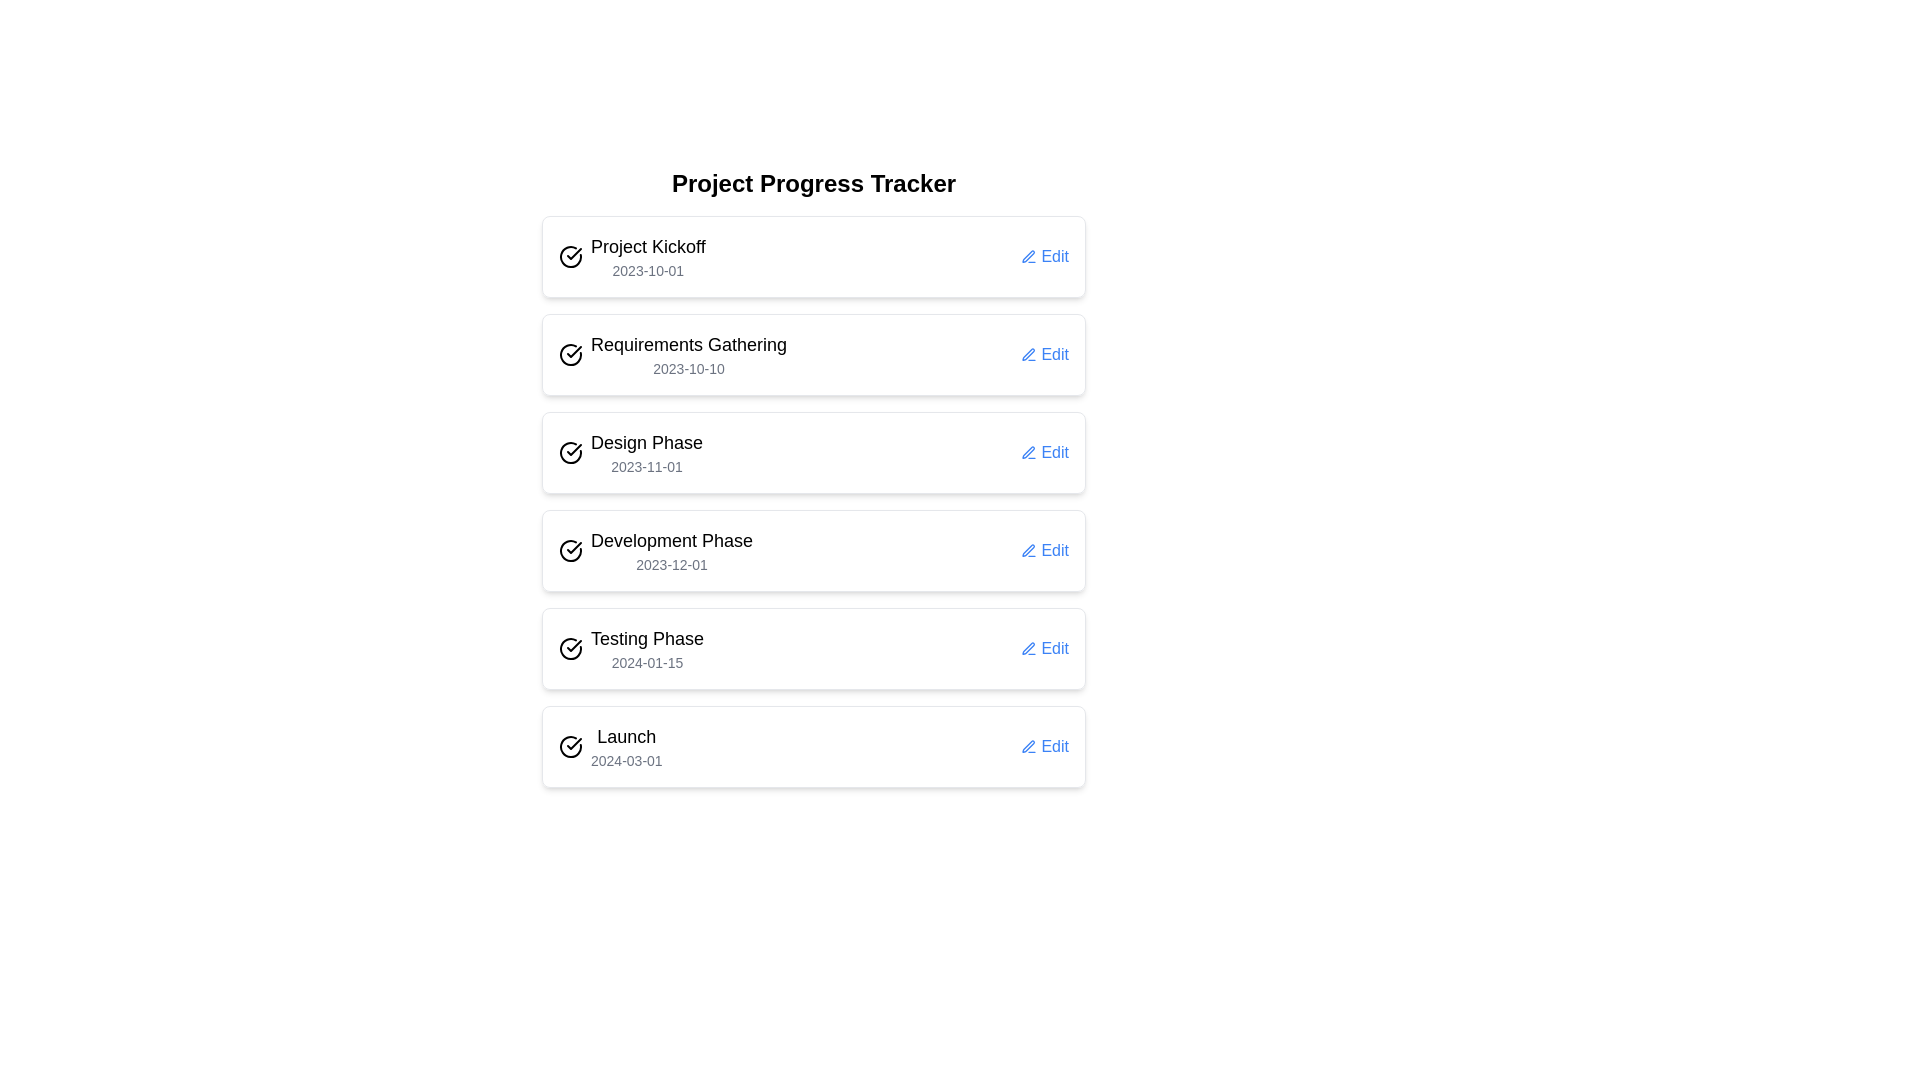 This screenshot has width=1920, height=1080. What do you see at coordinates (1044, 648) in the screenshot?
I see `the edit button located on the far-right edge of the 'Testing Phase' row` at bounding box center [1044, 648].